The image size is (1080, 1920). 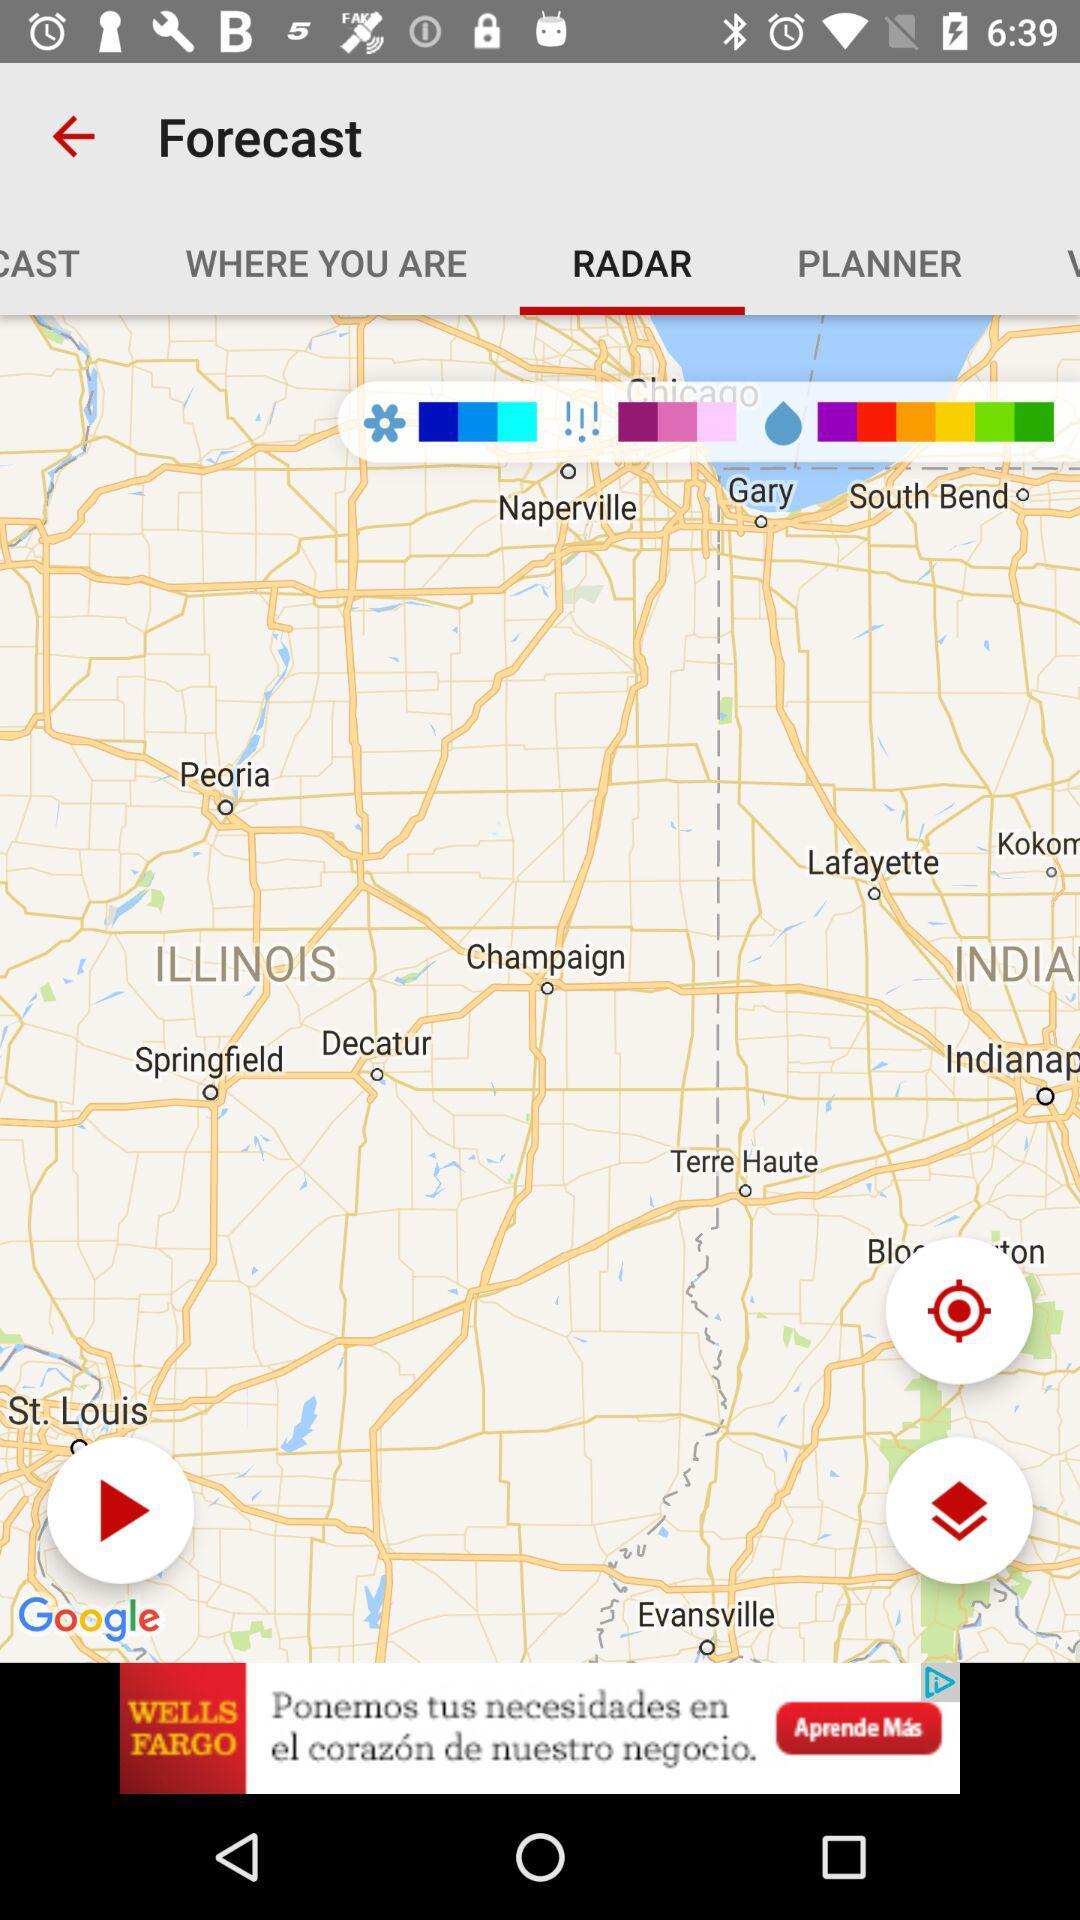 What do you see at coordinates (958, 1510) in the screenshot?
I see `the layers icon` at bounding box center [958, 1510].